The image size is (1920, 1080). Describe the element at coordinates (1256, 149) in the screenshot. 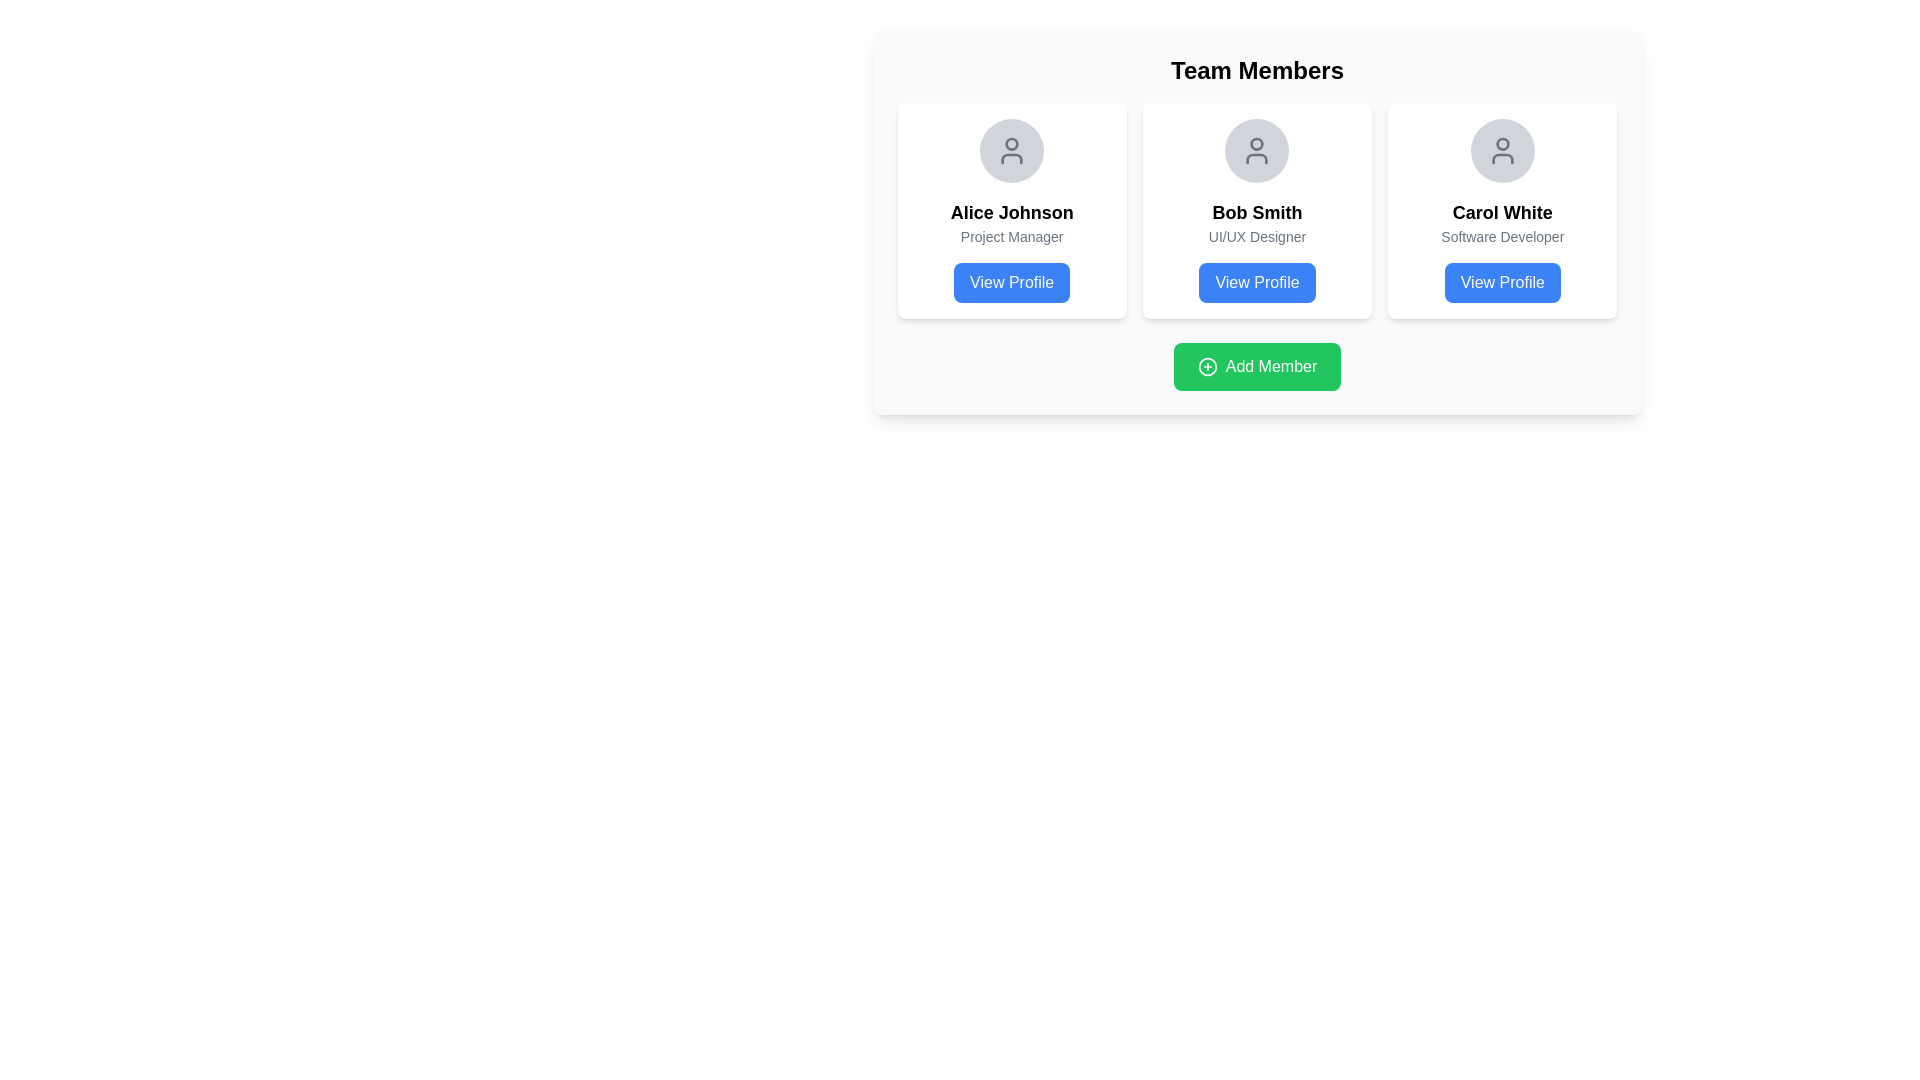

I see `the user icon representing Bob Smith, a UI/UX Designer, located in the center of the three cards under the 'Team Members' heading` at that location.